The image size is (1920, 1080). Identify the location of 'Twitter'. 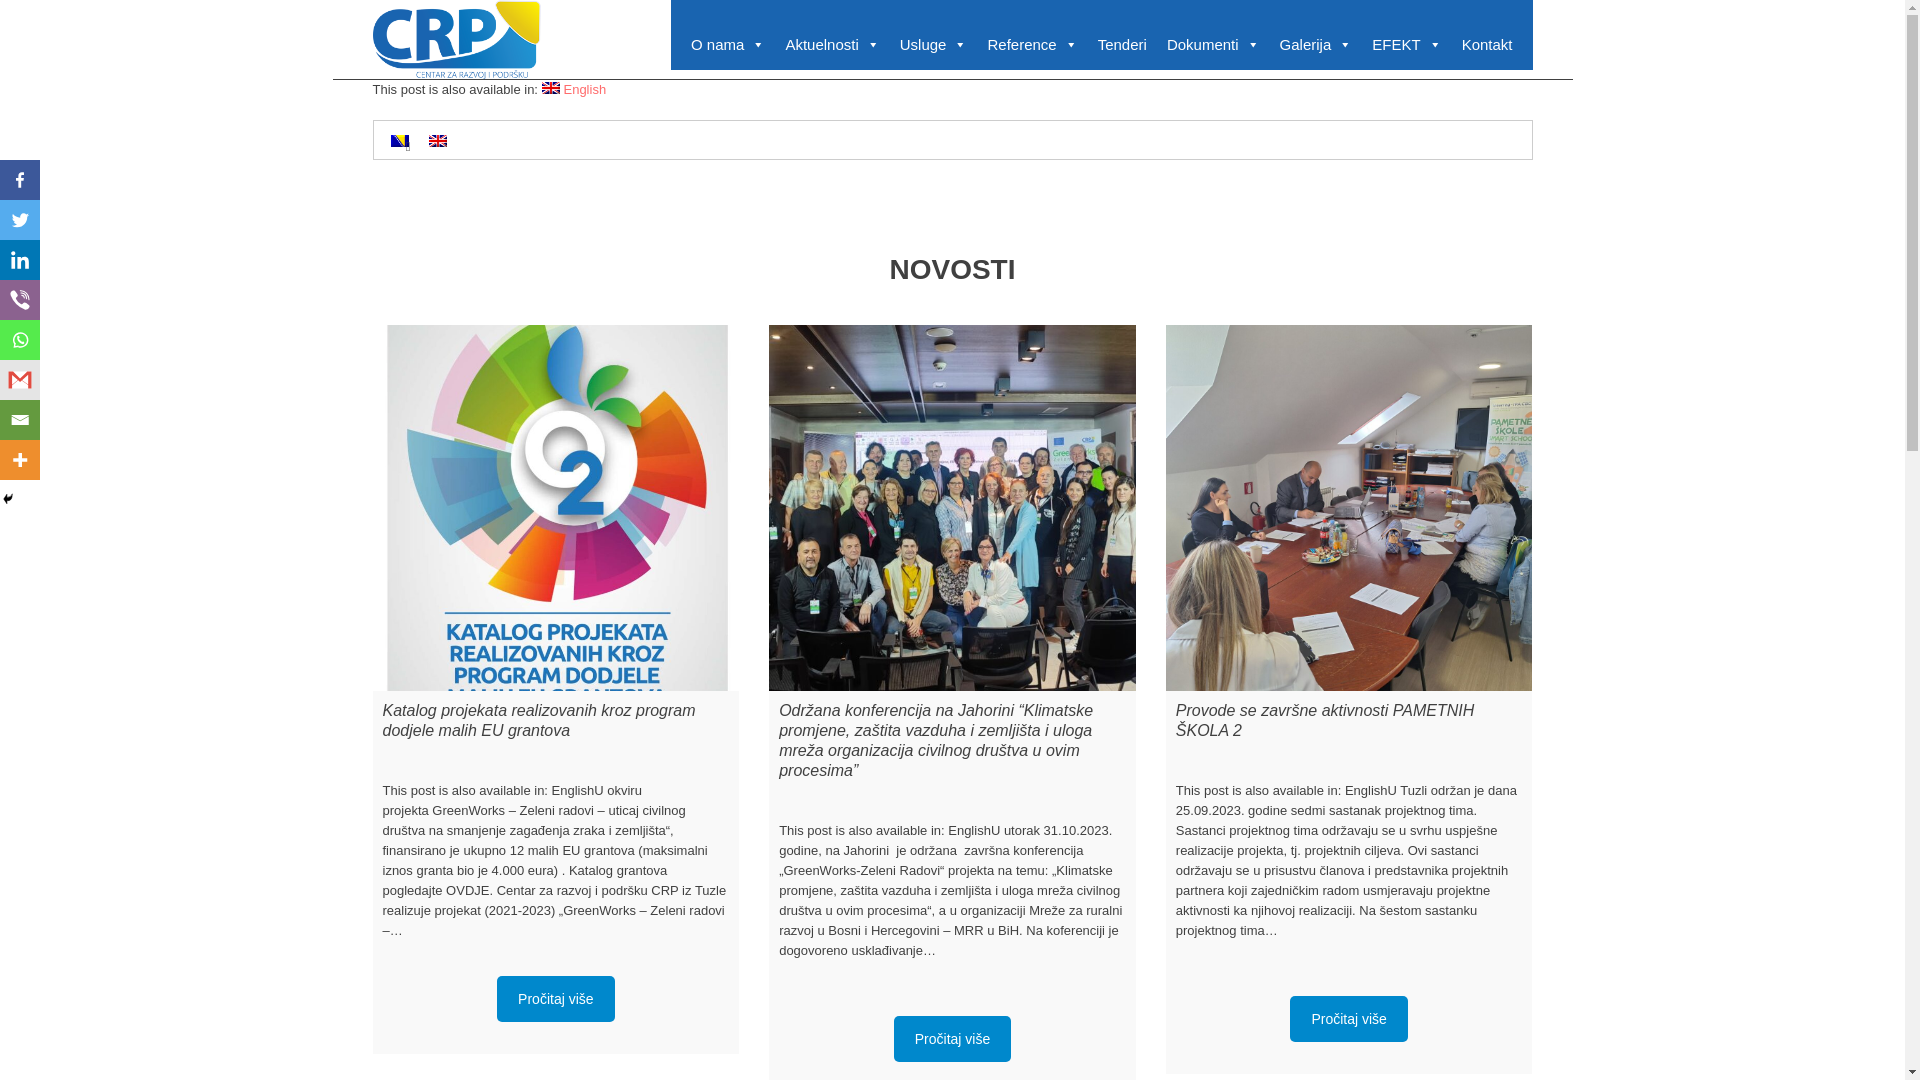
(19, 219).